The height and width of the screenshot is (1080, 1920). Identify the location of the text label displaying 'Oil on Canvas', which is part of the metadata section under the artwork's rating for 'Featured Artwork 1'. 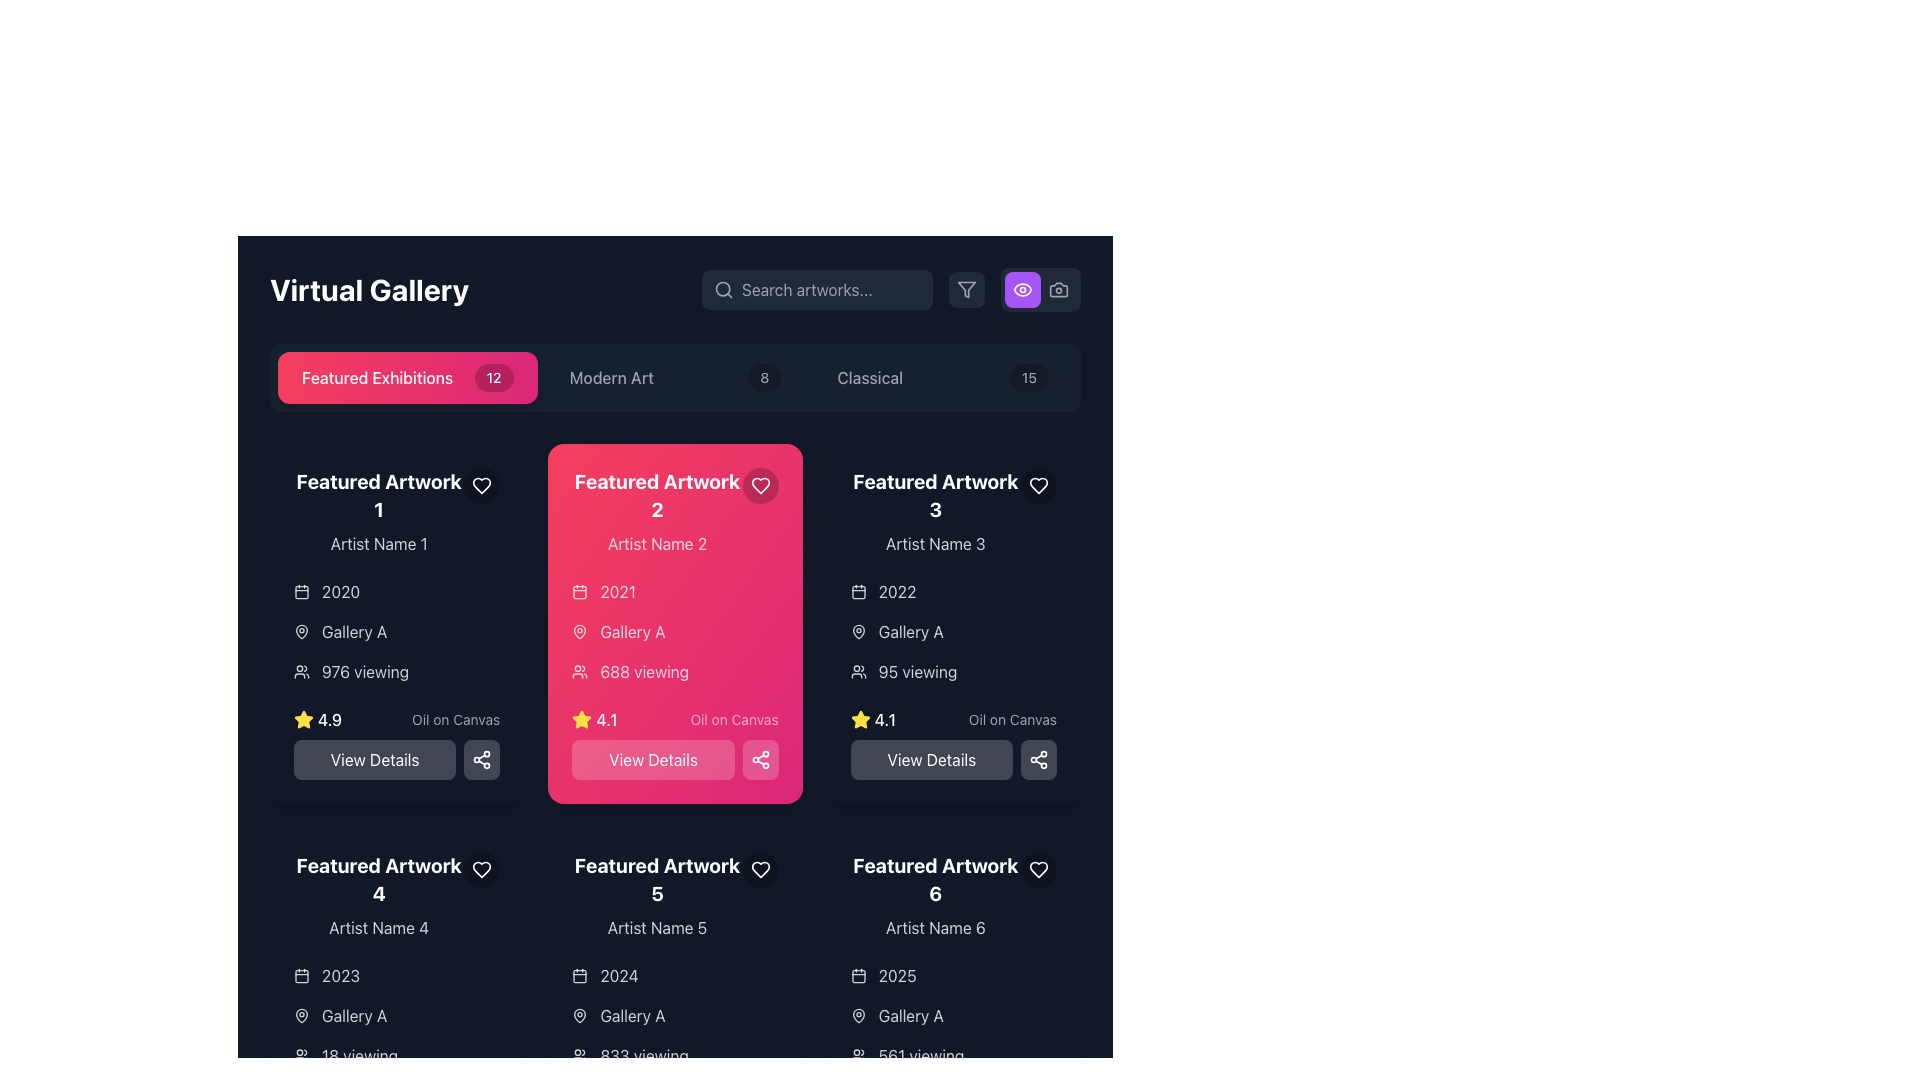
(455, 720).